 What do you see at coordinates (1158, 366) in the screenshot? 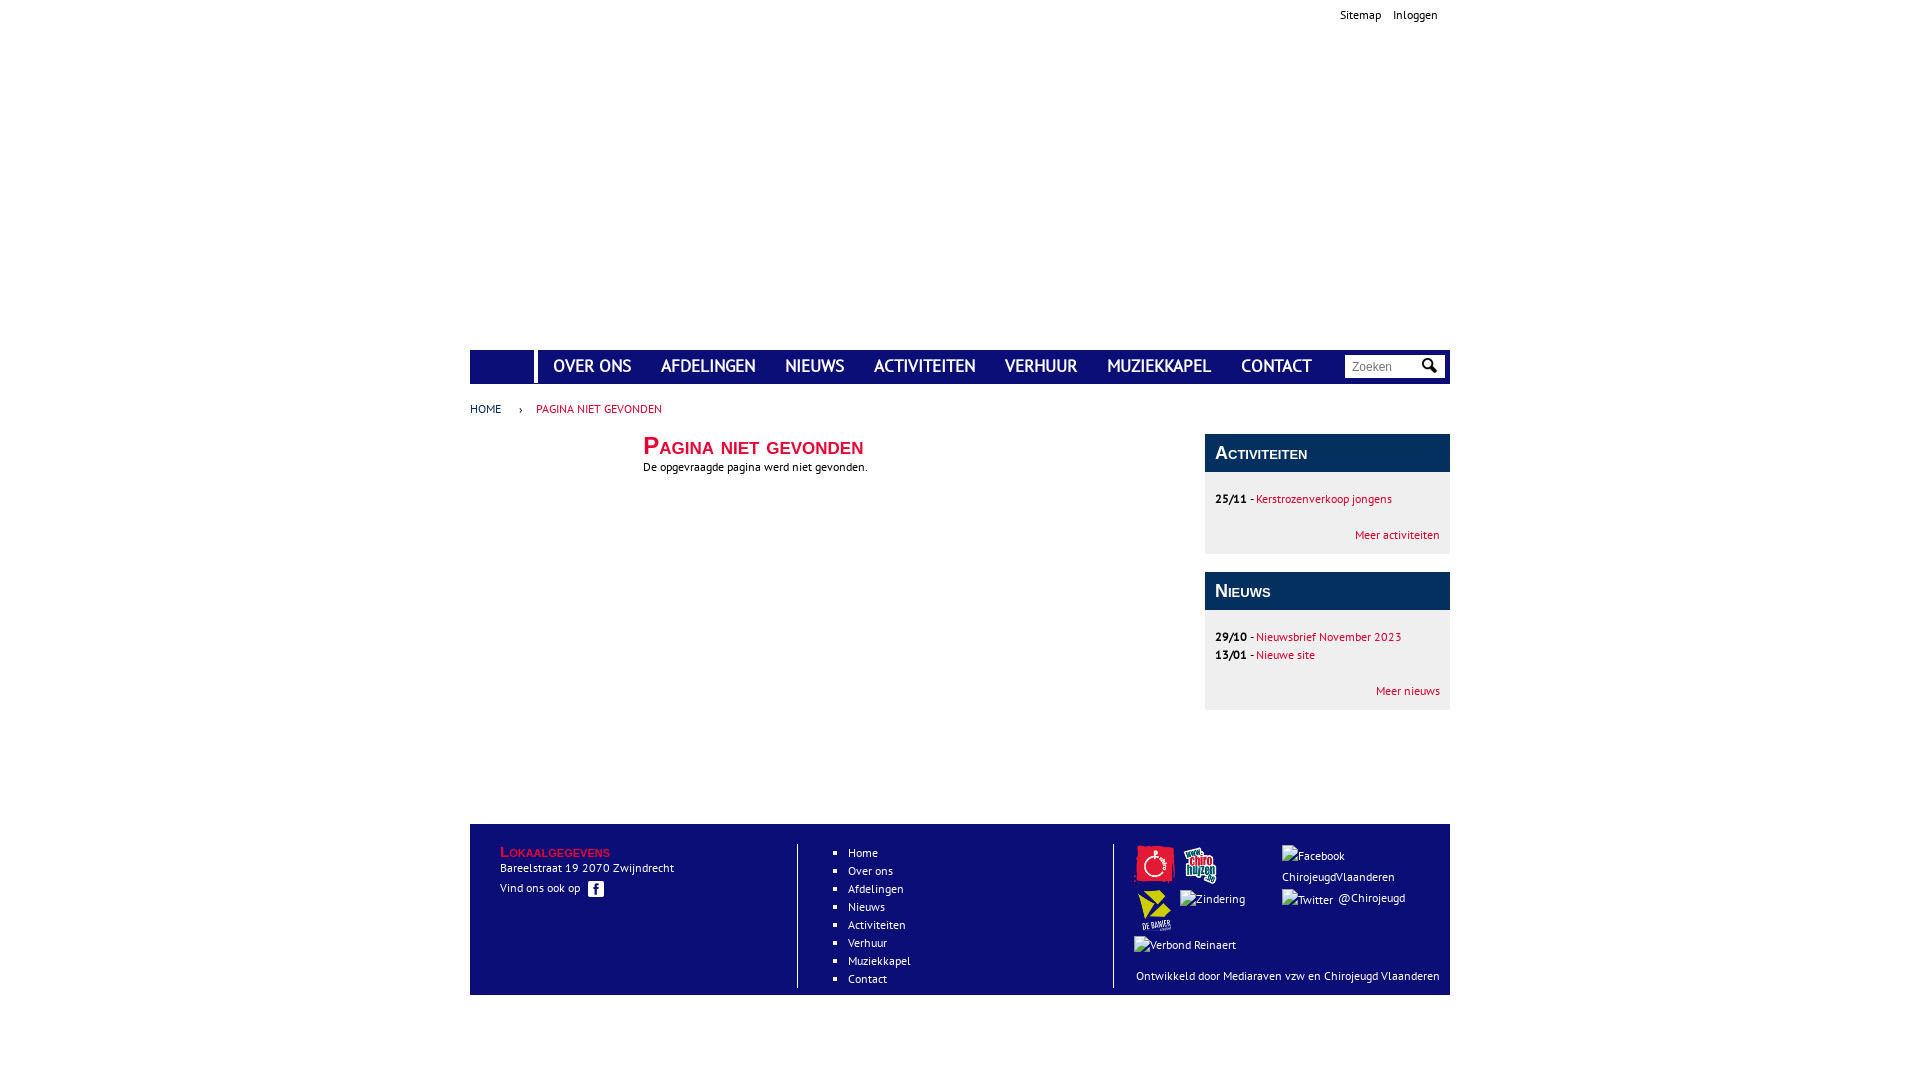
I see `'MUZIEKKAPEL'` at bounding box center [1158, 366].